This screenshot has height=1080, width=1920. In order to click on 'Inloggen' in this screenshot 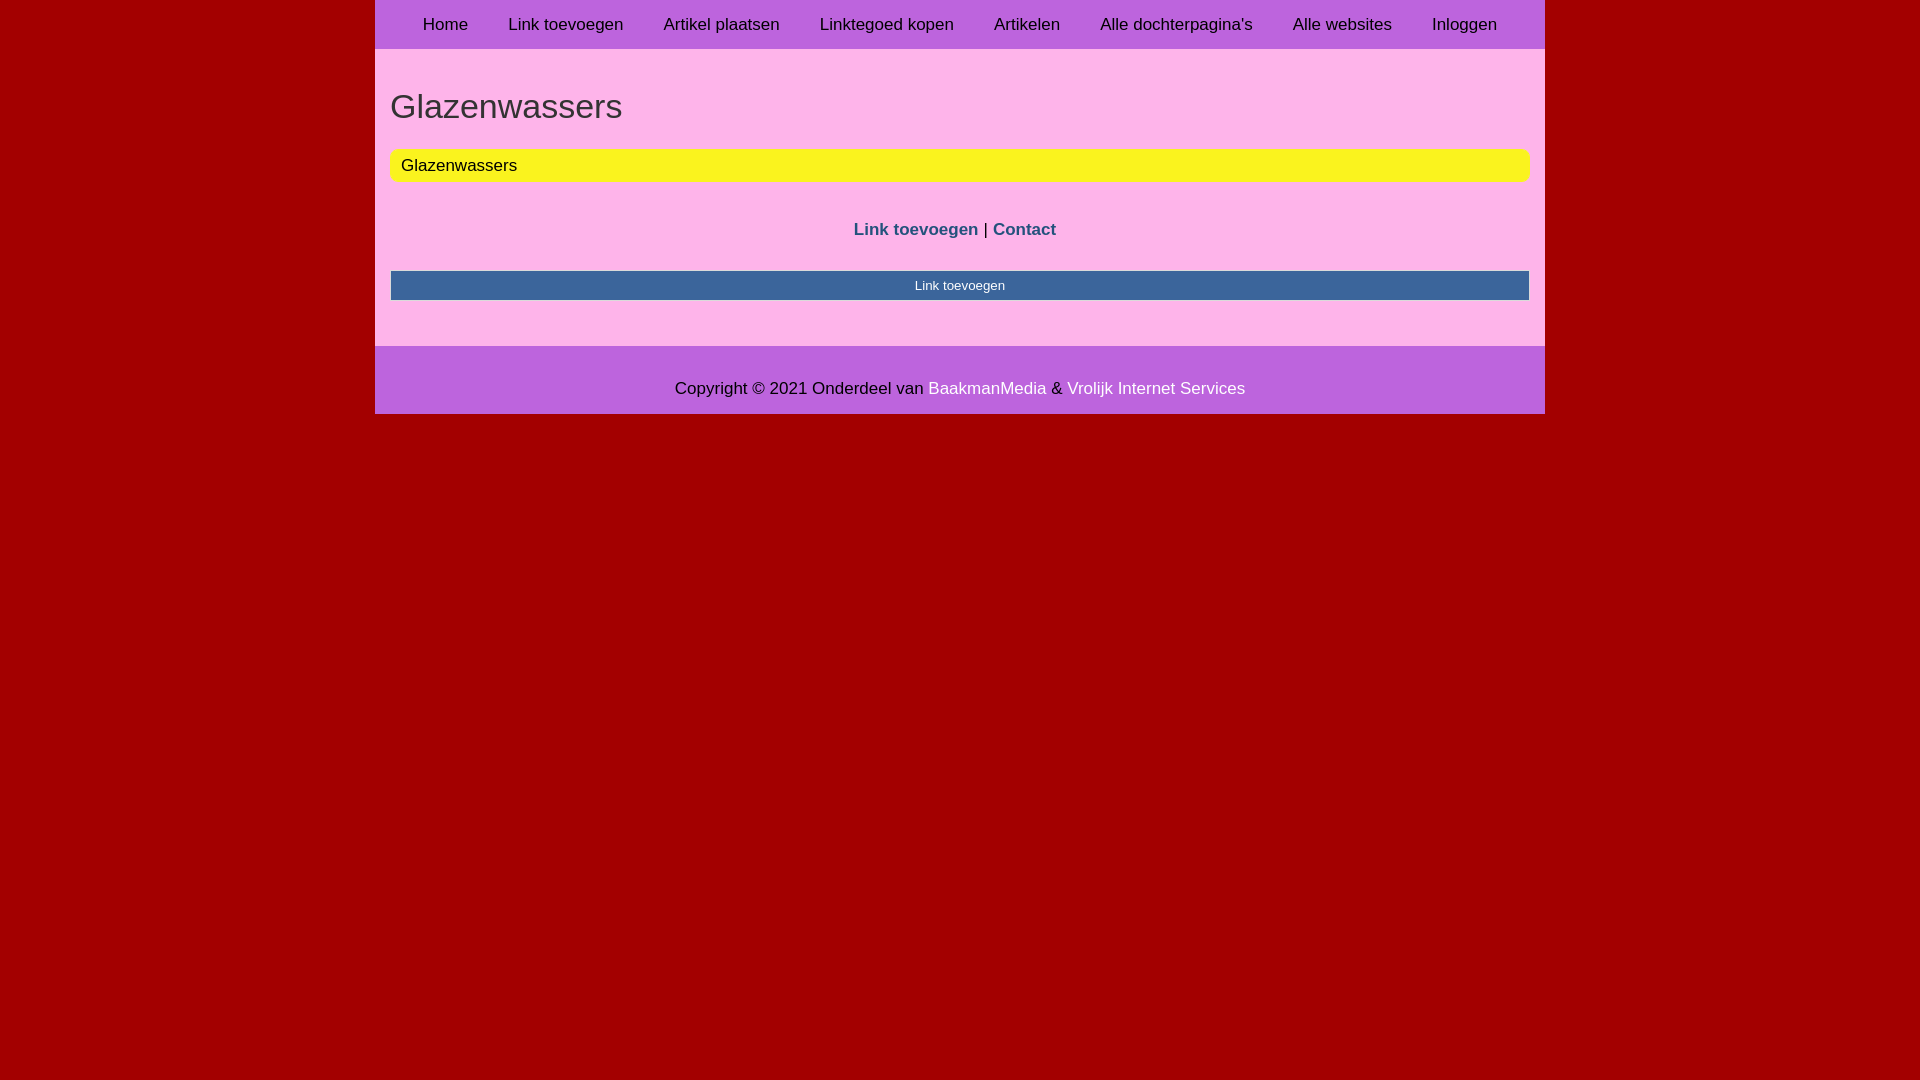, I will do `click(1464, 24)`.